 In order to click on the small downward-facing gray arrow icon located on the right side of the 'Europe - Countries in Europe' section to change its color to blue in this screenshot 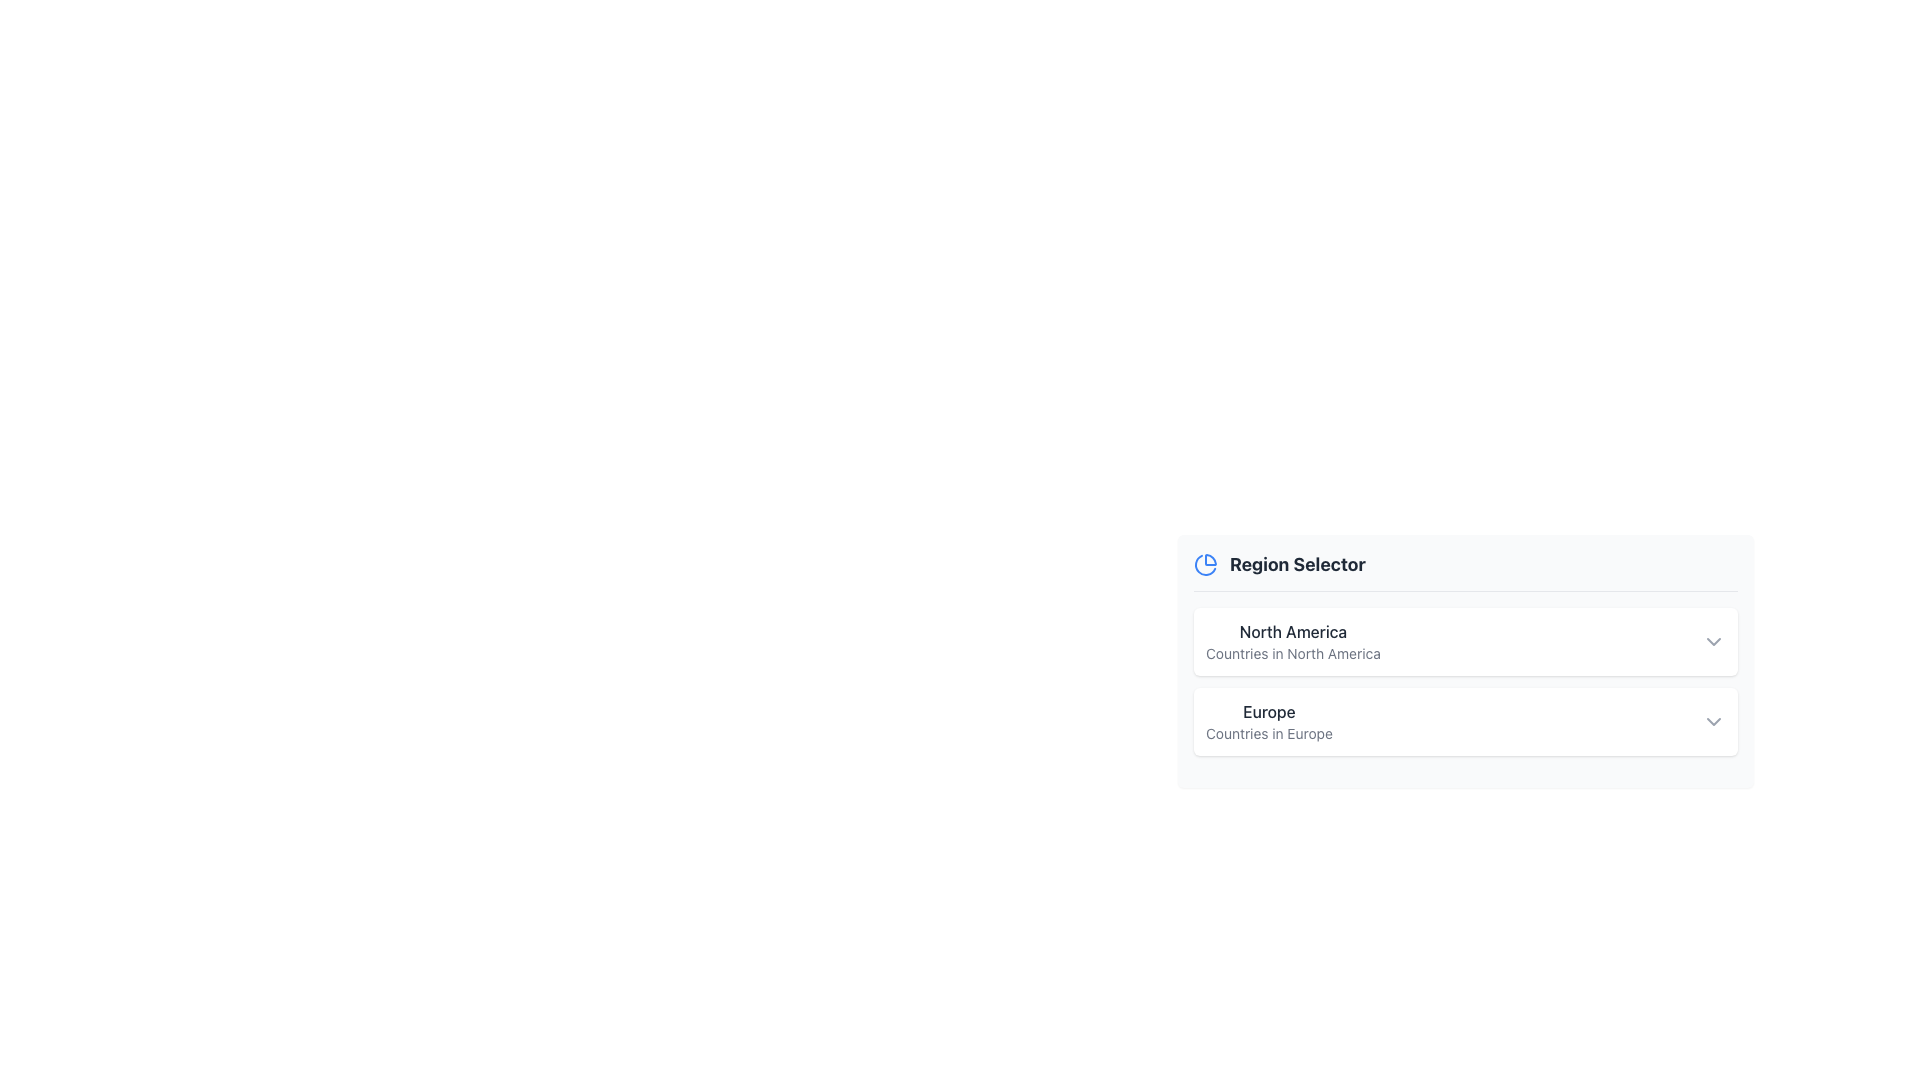, I will do `click(1712, 721)`.